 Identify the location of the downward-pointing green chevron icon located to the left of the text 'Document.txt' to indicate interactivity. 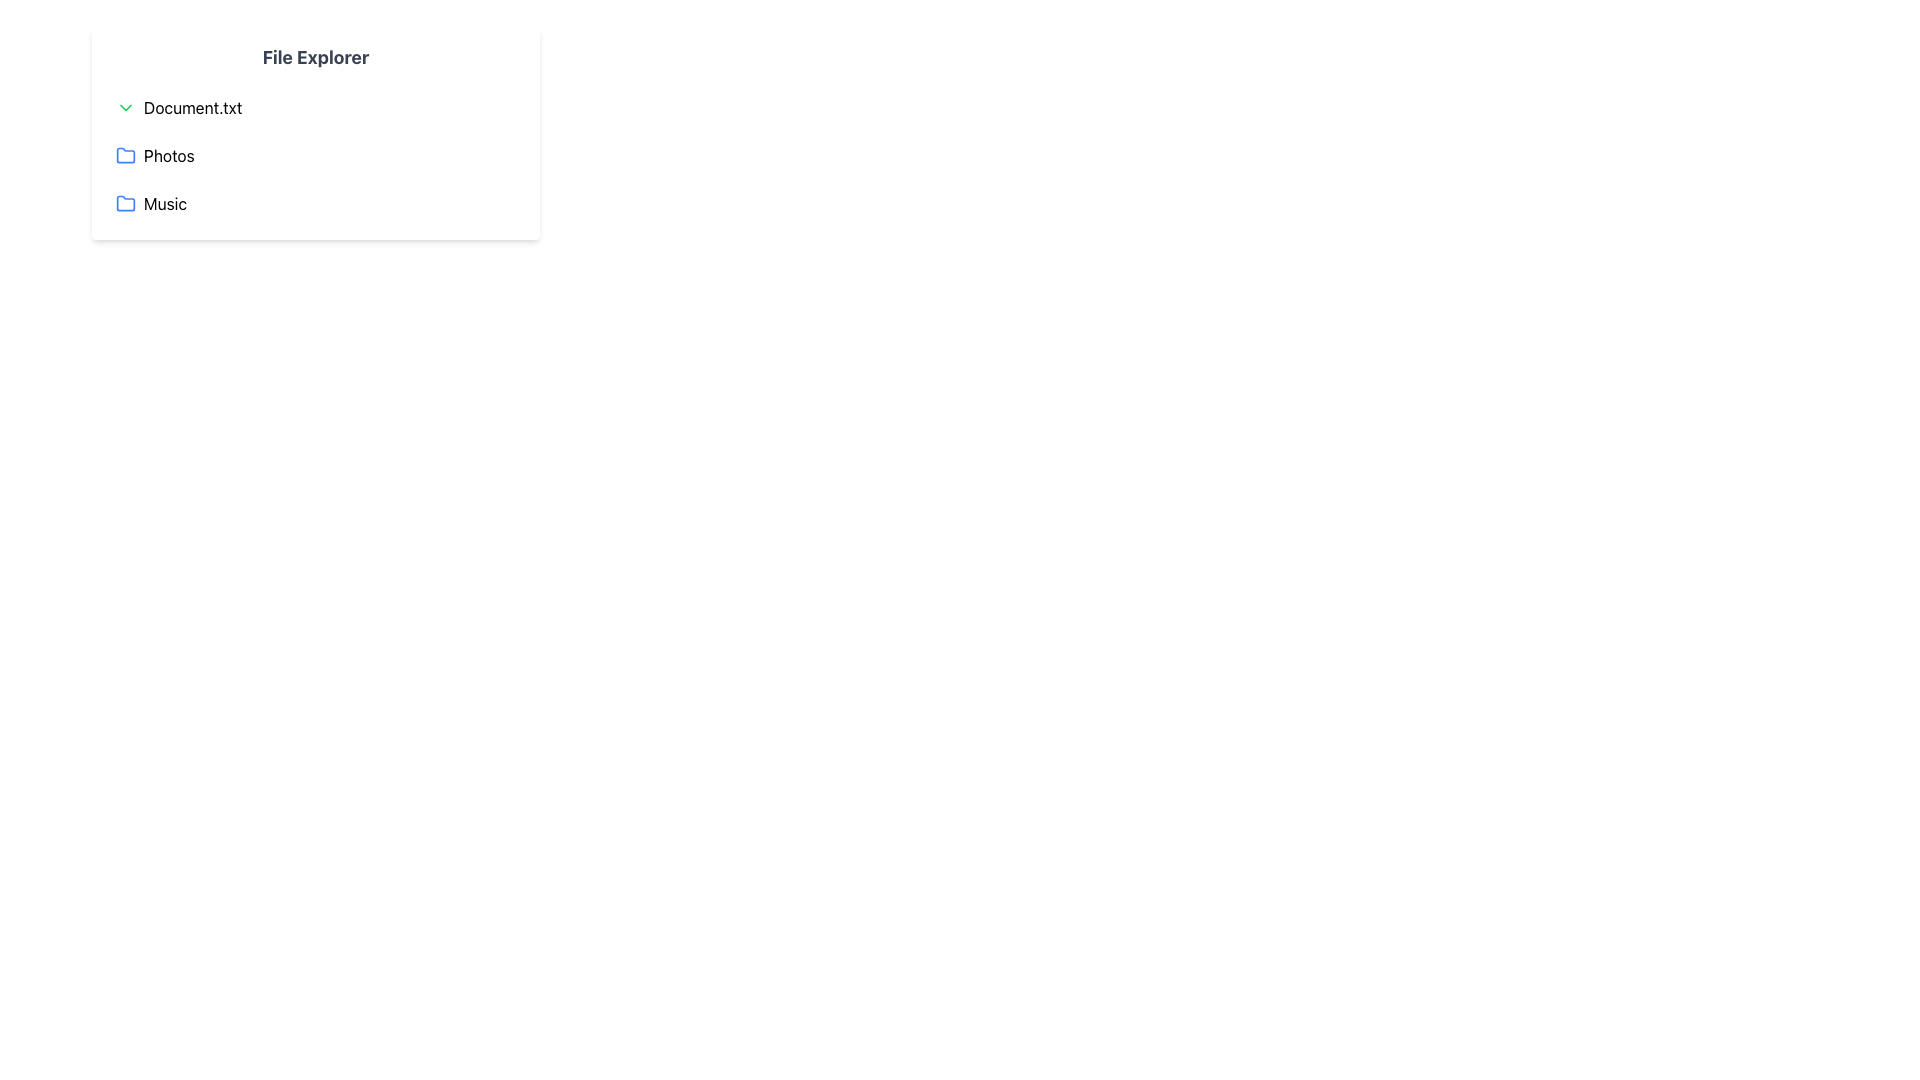
(124, 108).